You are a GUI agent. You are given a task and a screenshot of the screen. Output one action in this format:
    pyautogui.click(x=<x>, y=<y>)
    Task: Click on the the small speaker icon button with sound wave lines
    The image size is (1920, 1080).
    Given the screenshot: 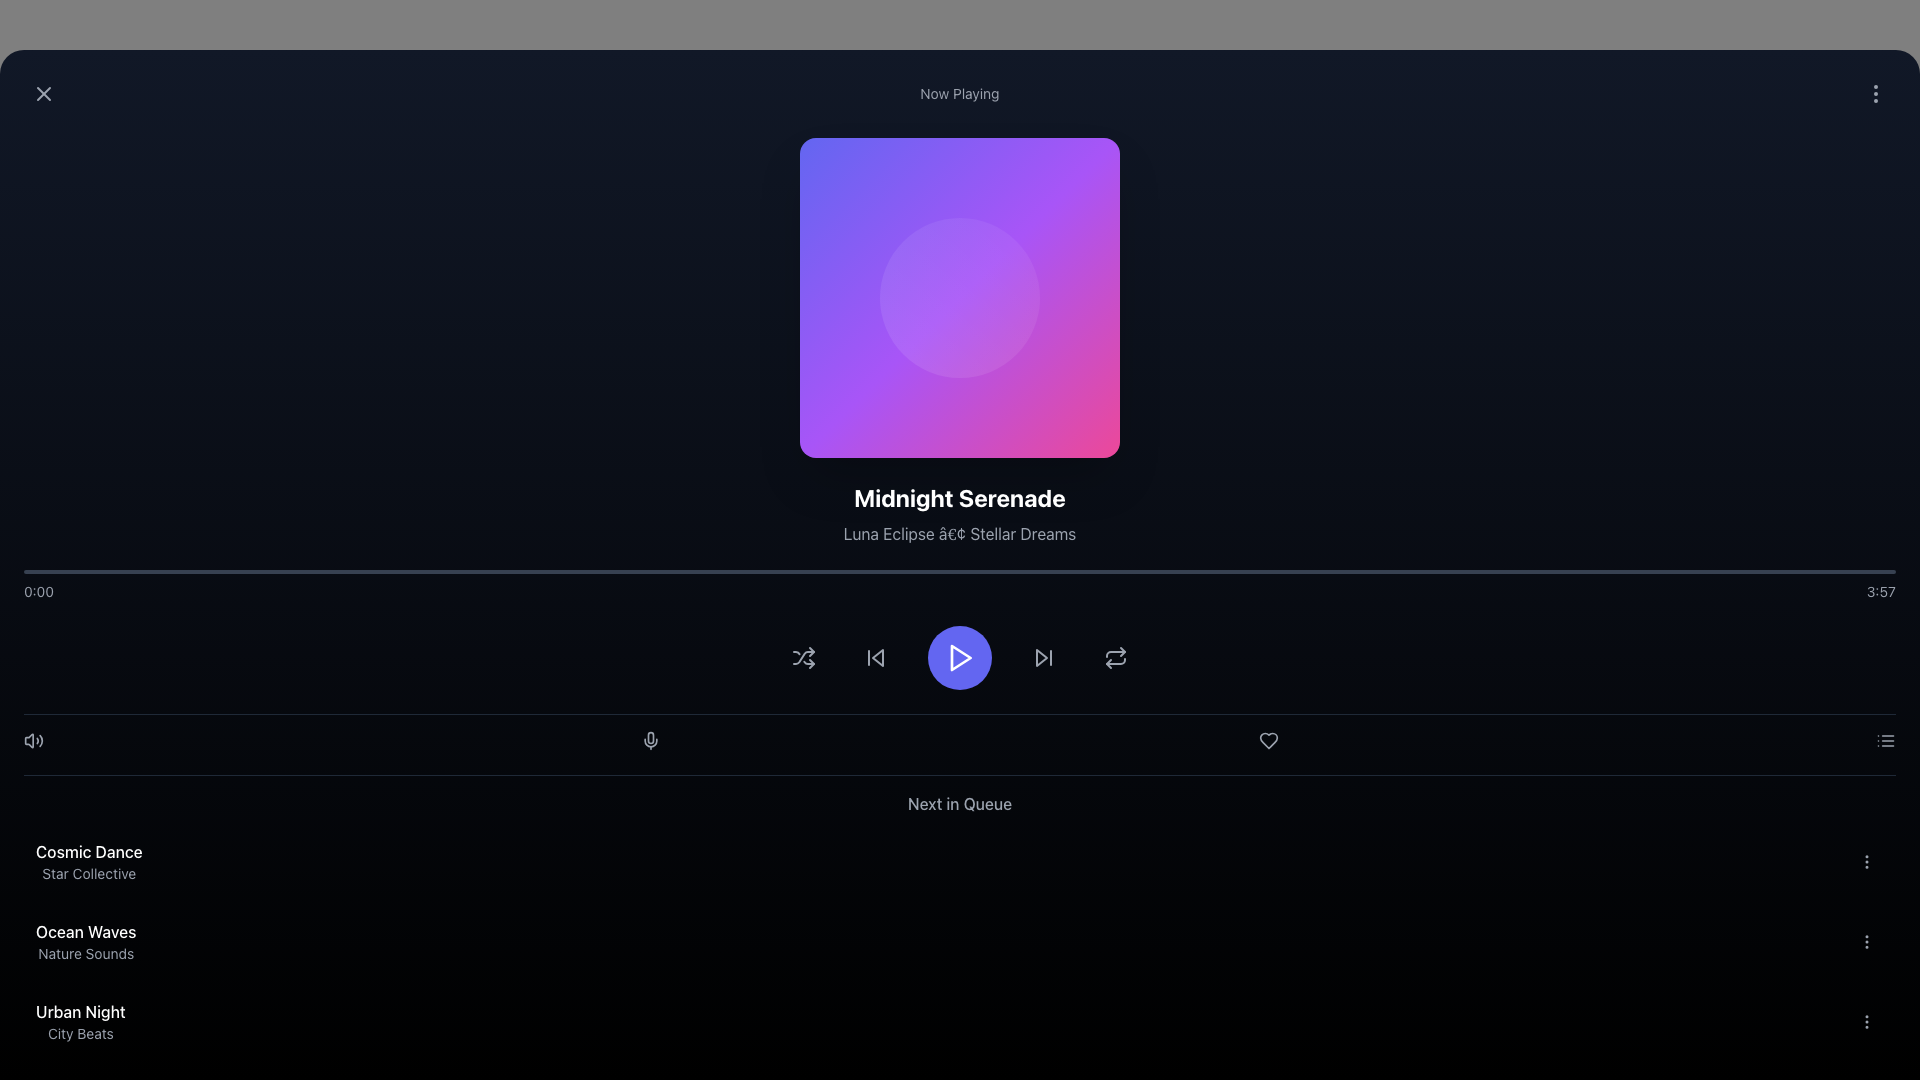 What is the action you would take?
    pyautogui.click(x=33, y=740)
    